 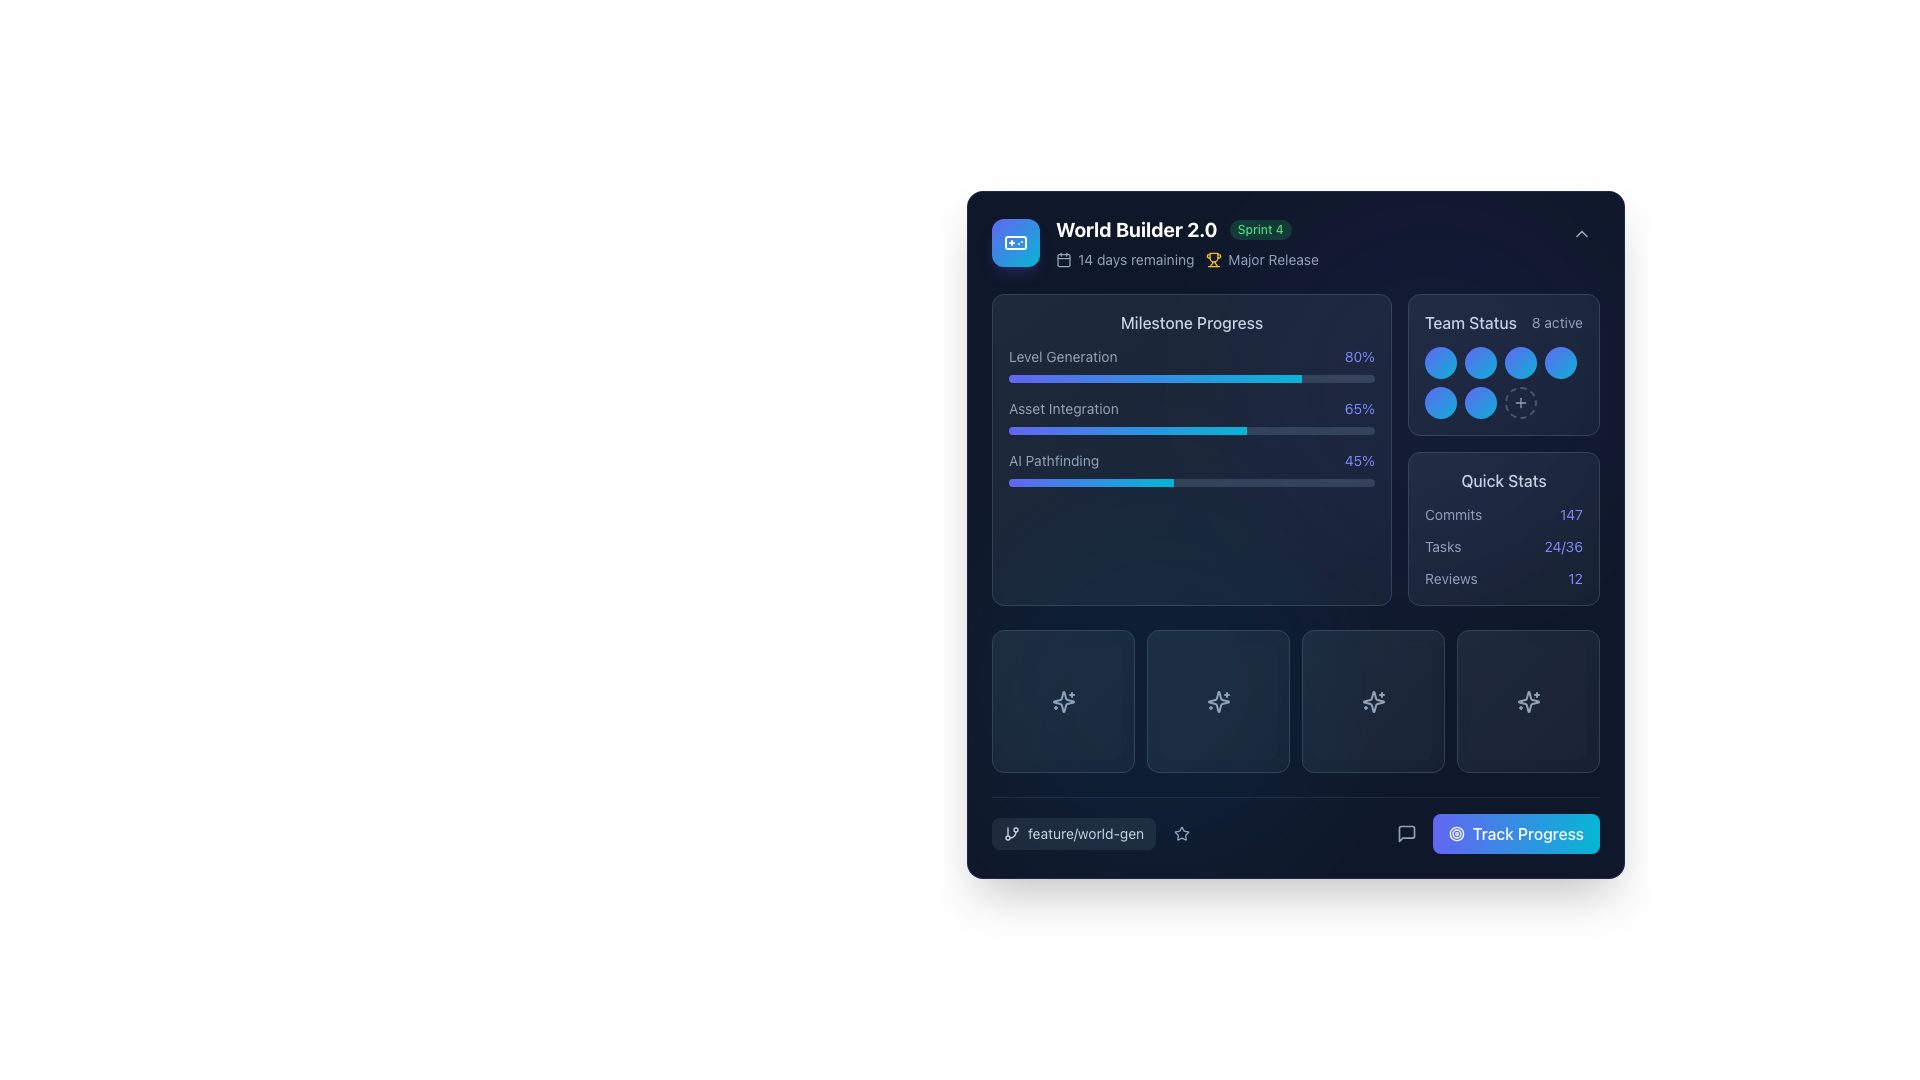 I want to click on the static label displaying the count of active entities or elements, which is aligned to the right-hand side of the header 'Team Status', so click(x=1556, y=322).